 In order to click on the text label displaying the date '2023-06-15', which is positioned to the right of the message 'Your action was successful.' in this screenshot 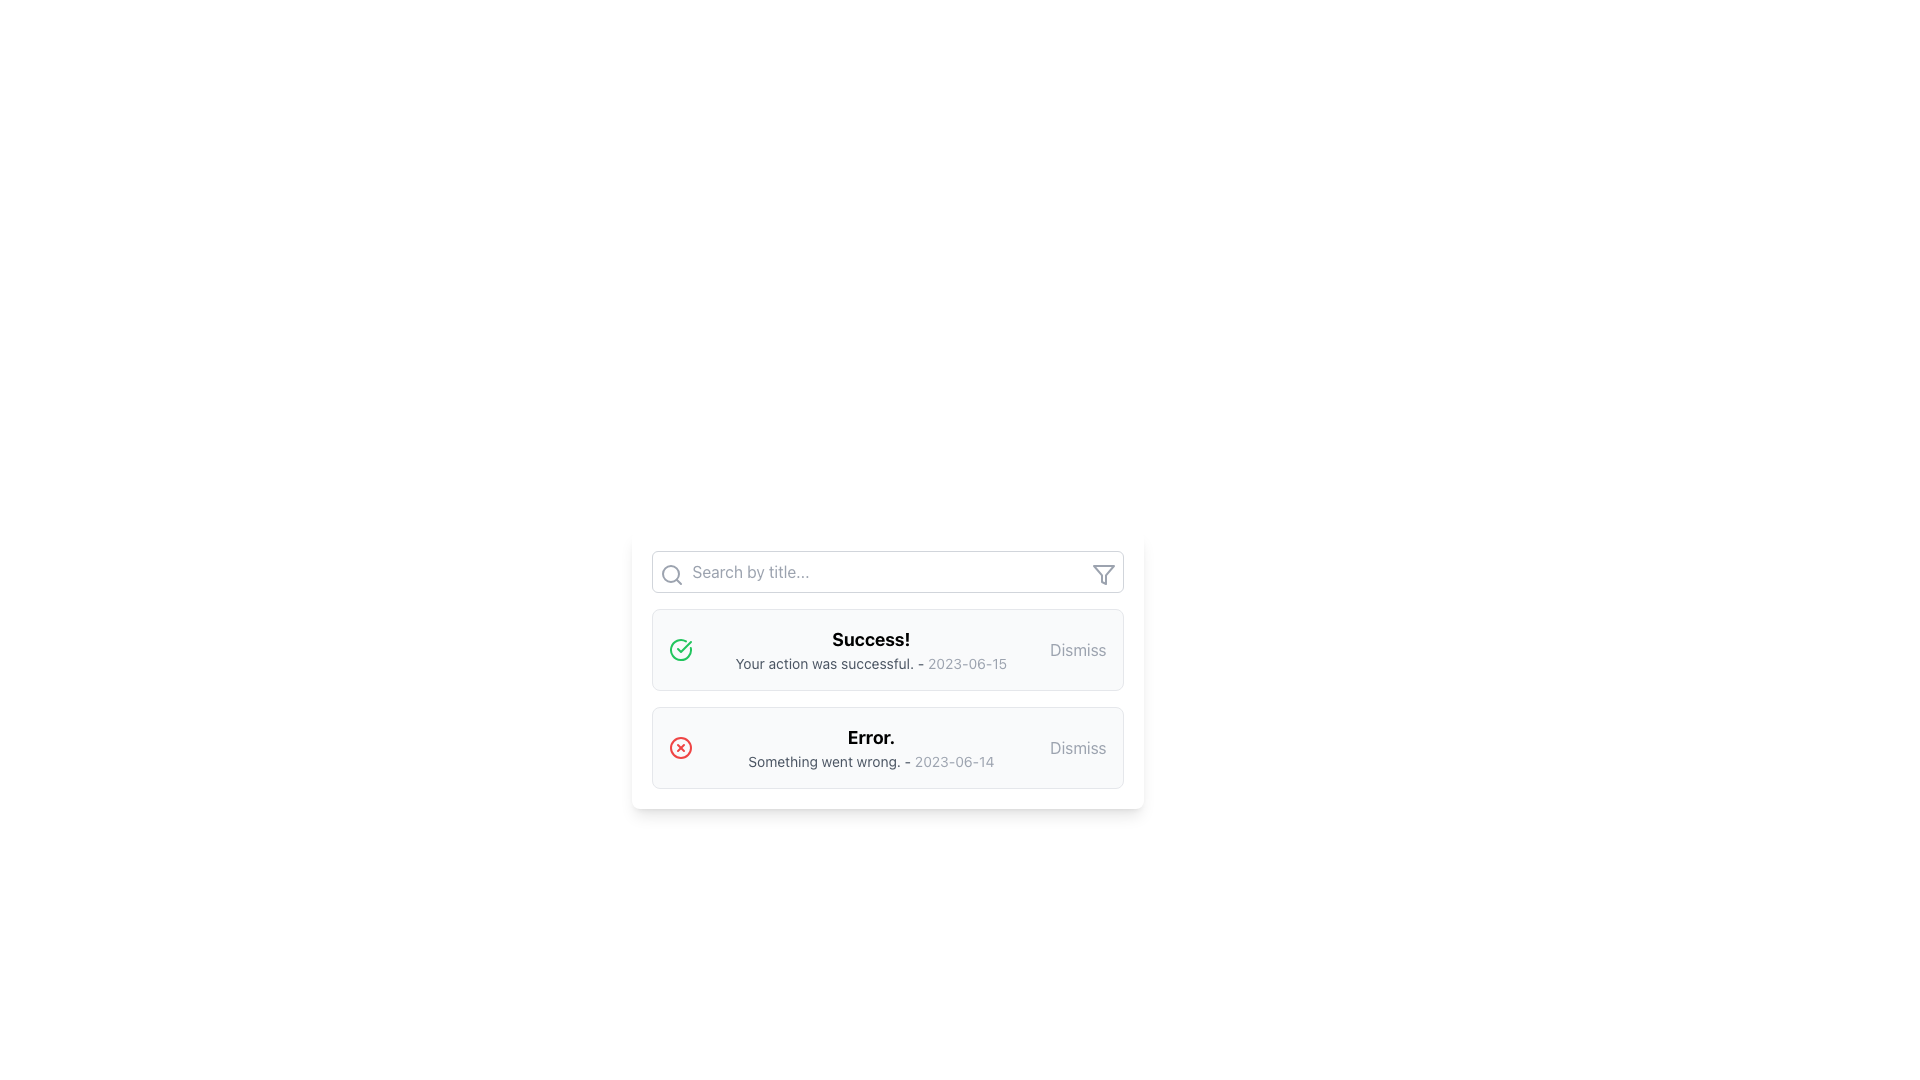, I will do `click(967, 663)`.